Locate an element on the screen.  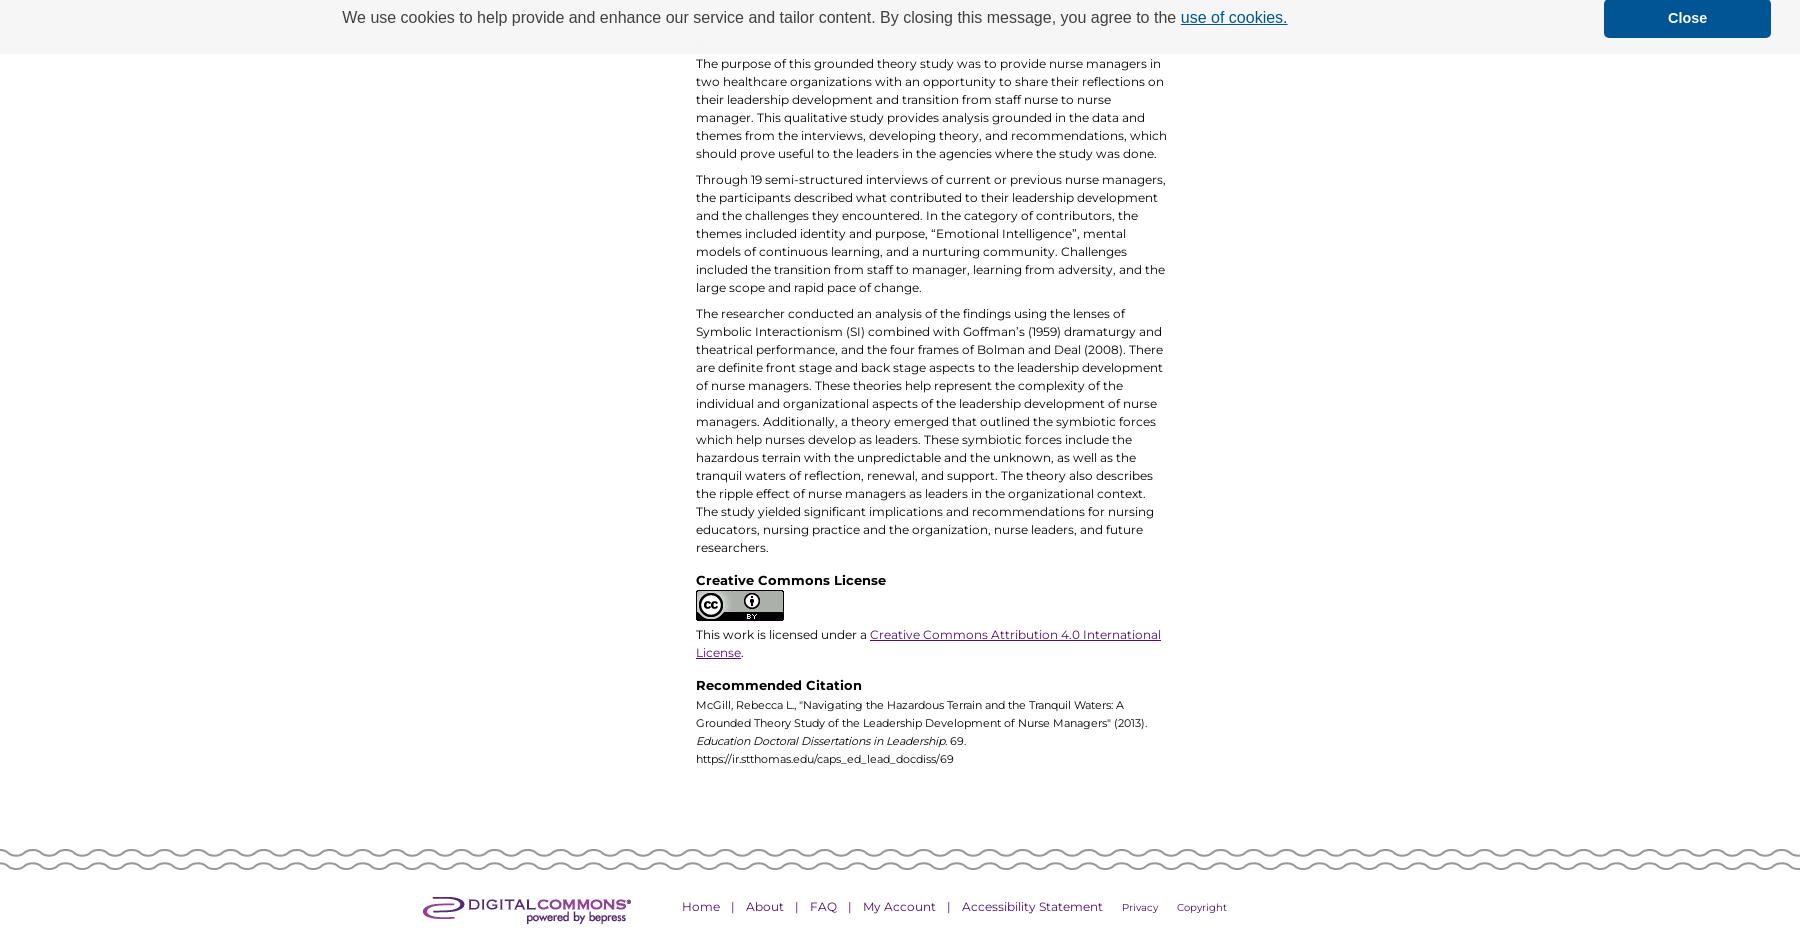
'We use cookies to help provide and enhance our service and tailor content. By closing this message, you agree to the' is located at coordinates (760, 17).